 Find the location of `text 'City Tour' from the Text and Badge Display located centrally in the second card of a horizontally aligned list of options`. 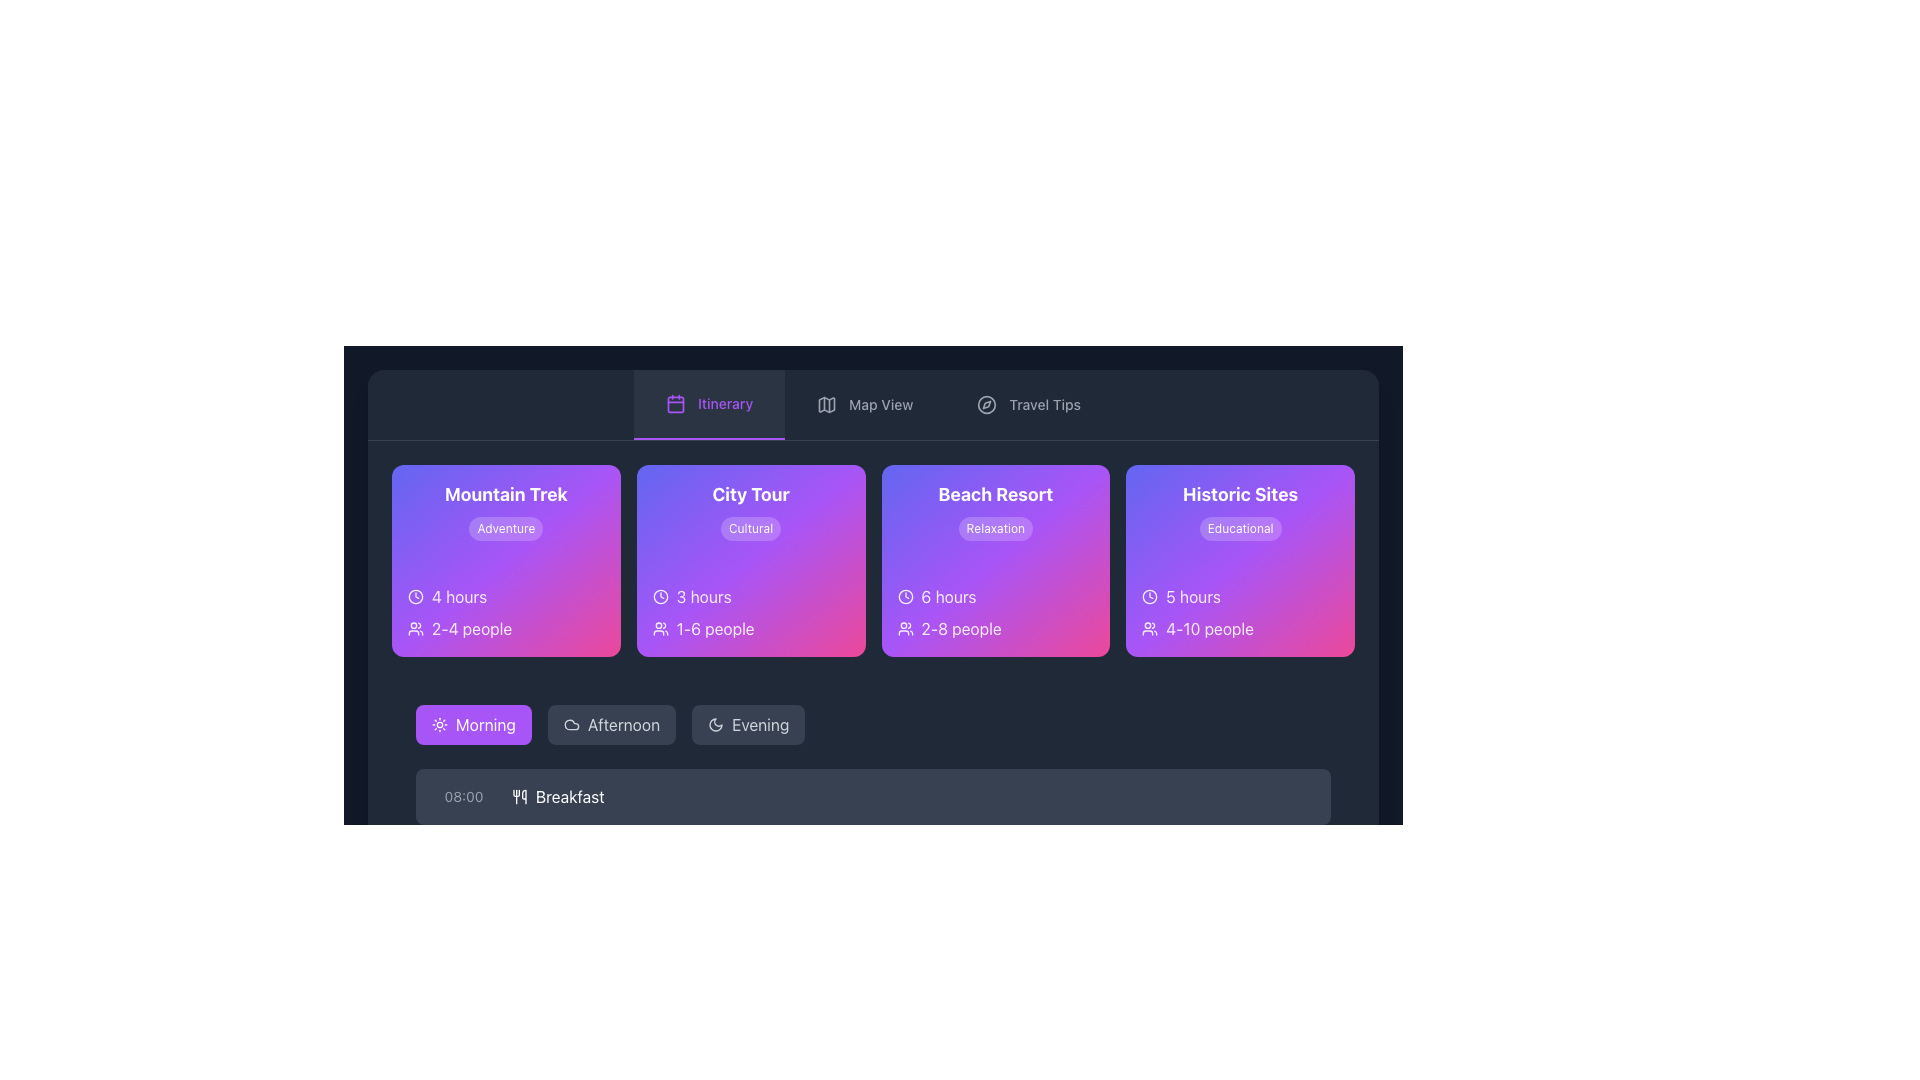

text 'City Tour' from the Text and Badge Display located centrally in the second card of a horizontally aligned list of options is located at coordinates (750, 509).